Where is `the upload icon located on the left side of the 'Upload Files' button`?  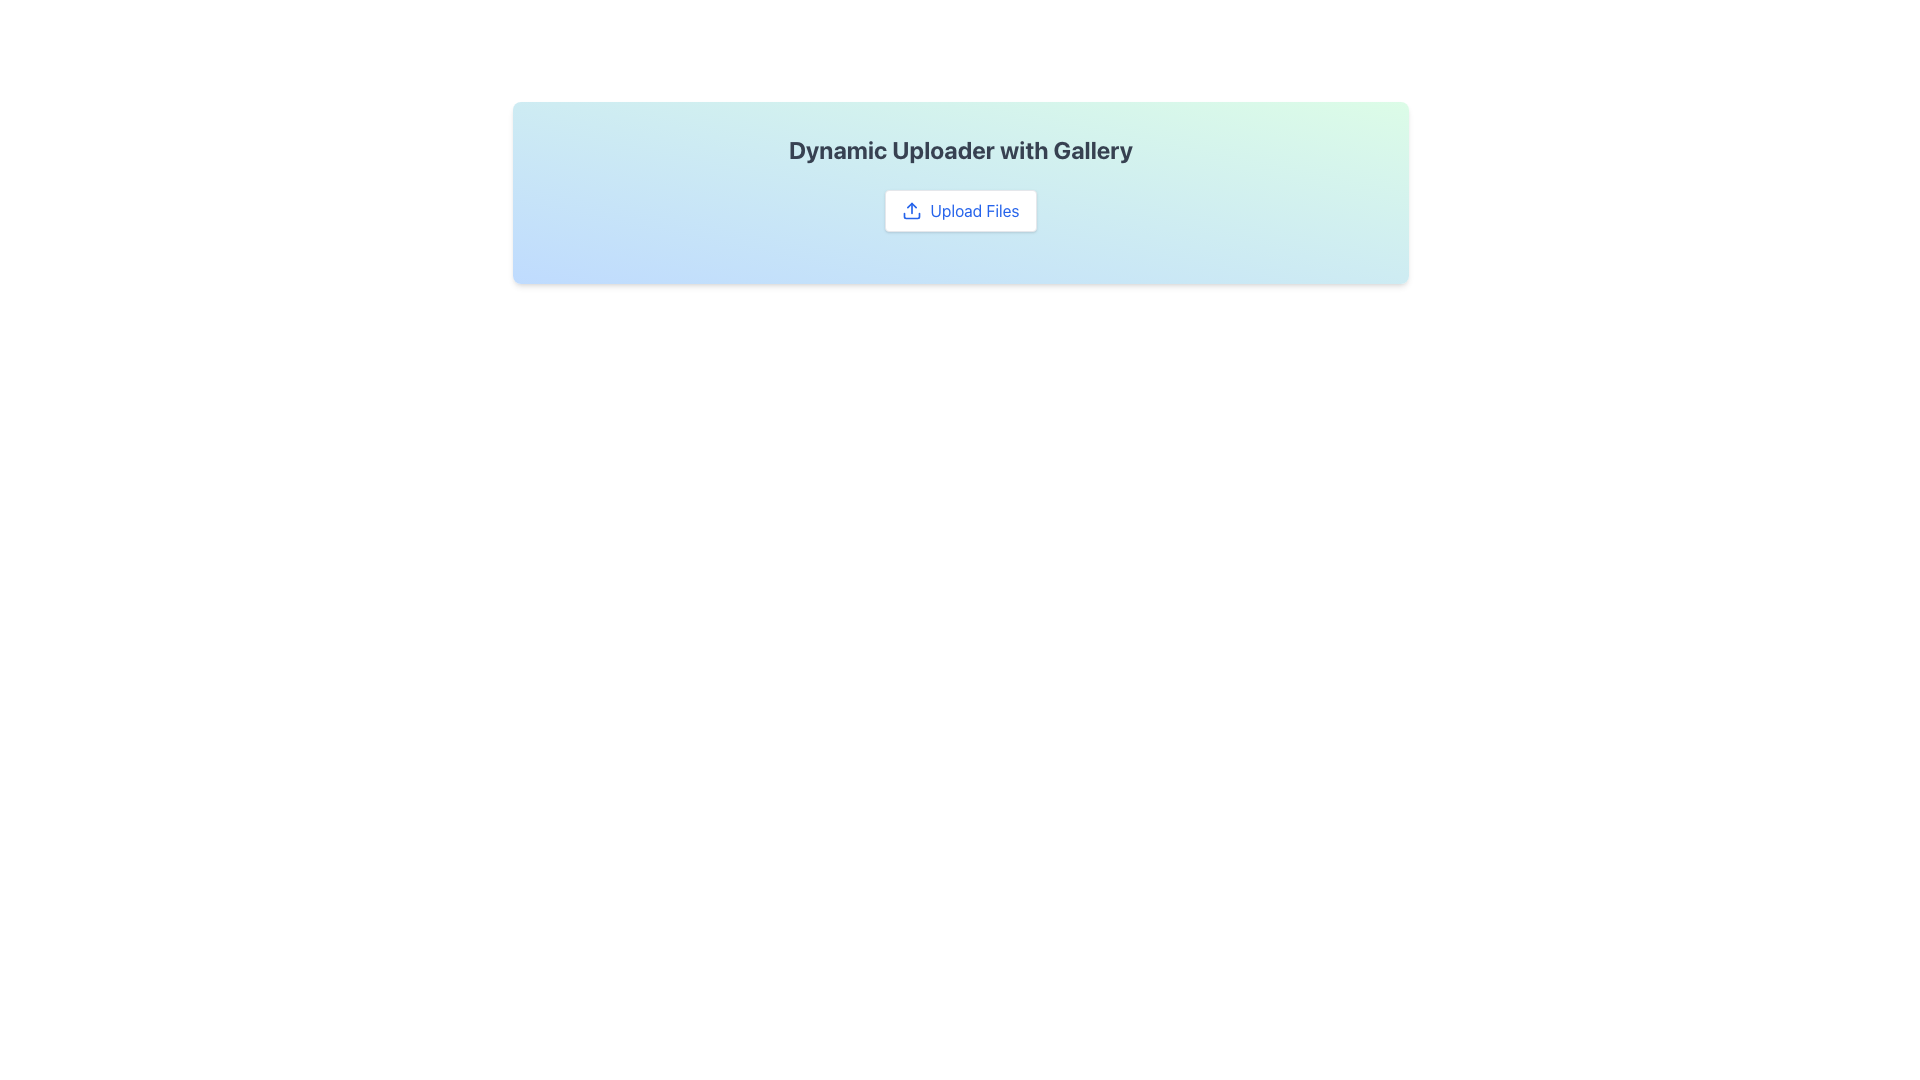
the upload icon located on the left side of the 'Upload Files' button is located at coordinates (911, 211).